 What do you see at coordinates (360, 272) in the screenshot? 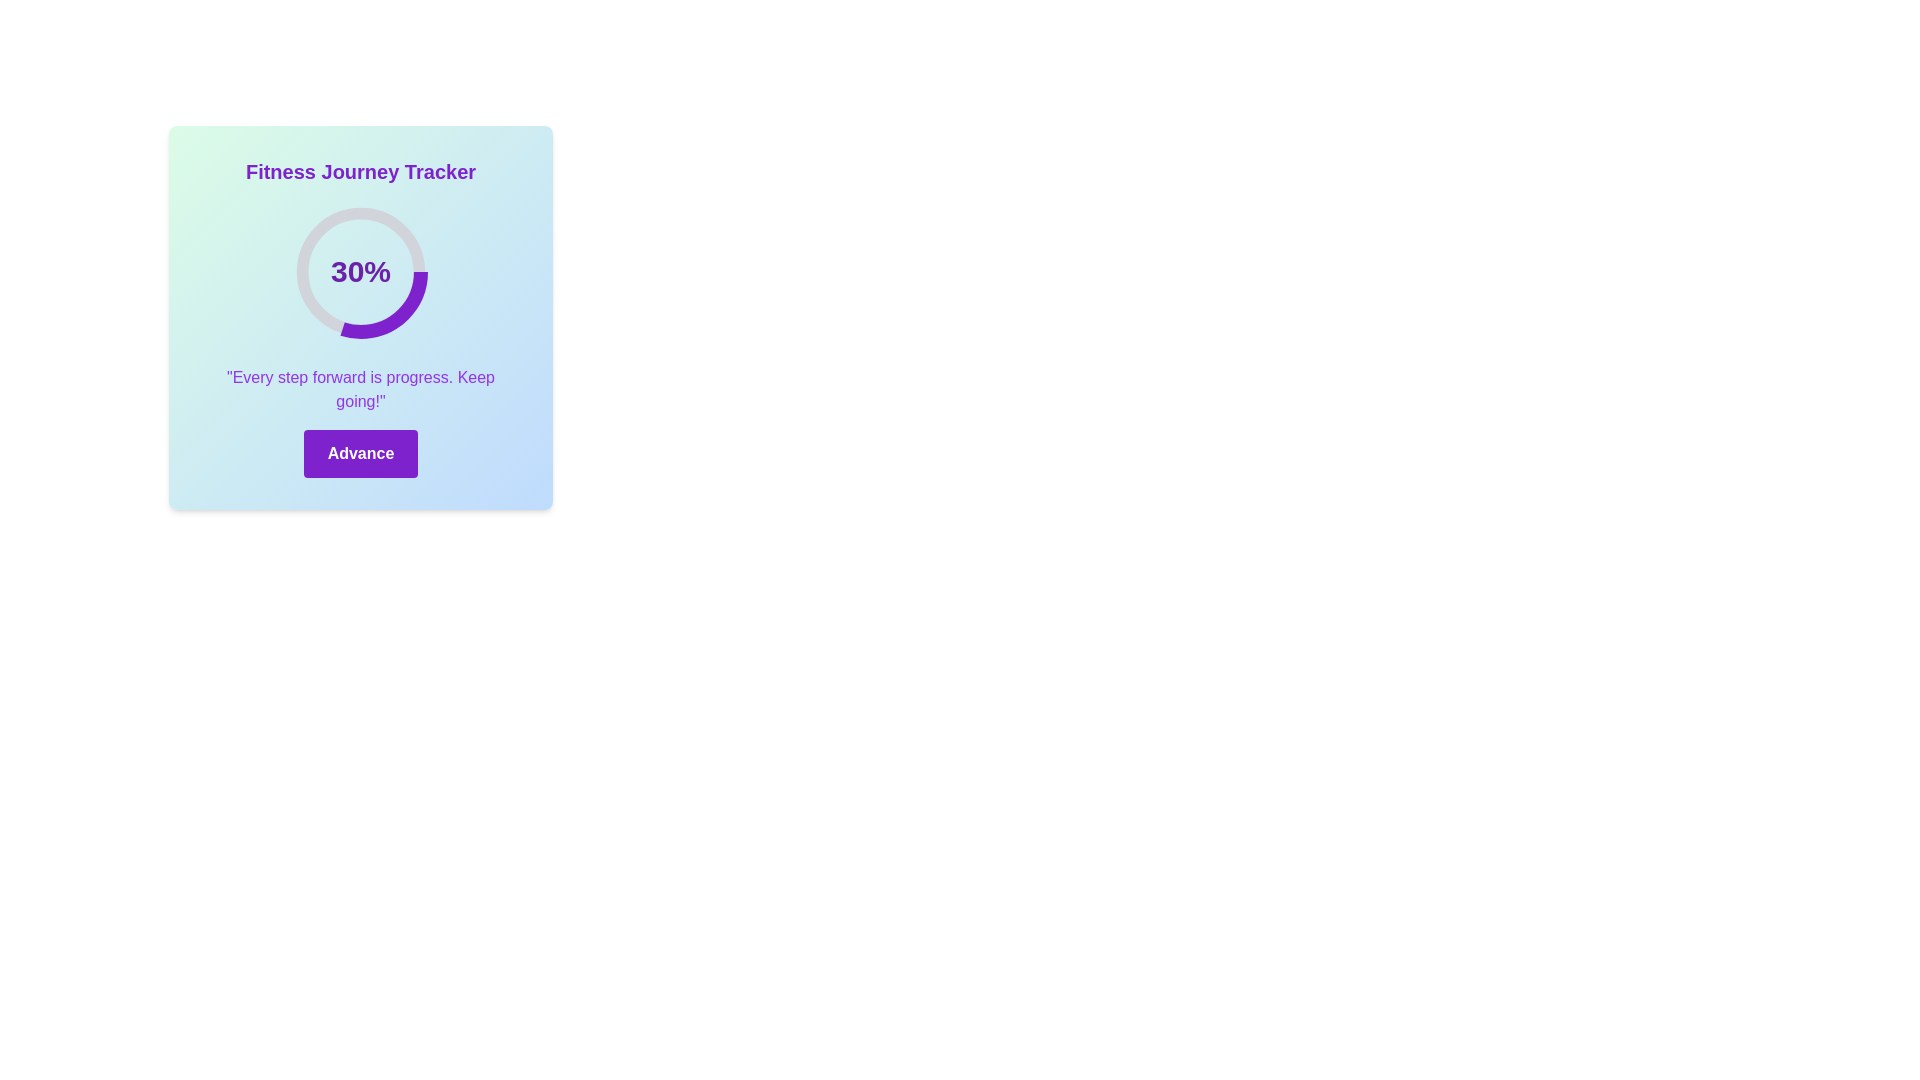
I see `the circular shape that indicates progress, located at the center of the circular progress indicator, just below the title 'Fitness Journey Tracker'` at bounding box center [360, 272].